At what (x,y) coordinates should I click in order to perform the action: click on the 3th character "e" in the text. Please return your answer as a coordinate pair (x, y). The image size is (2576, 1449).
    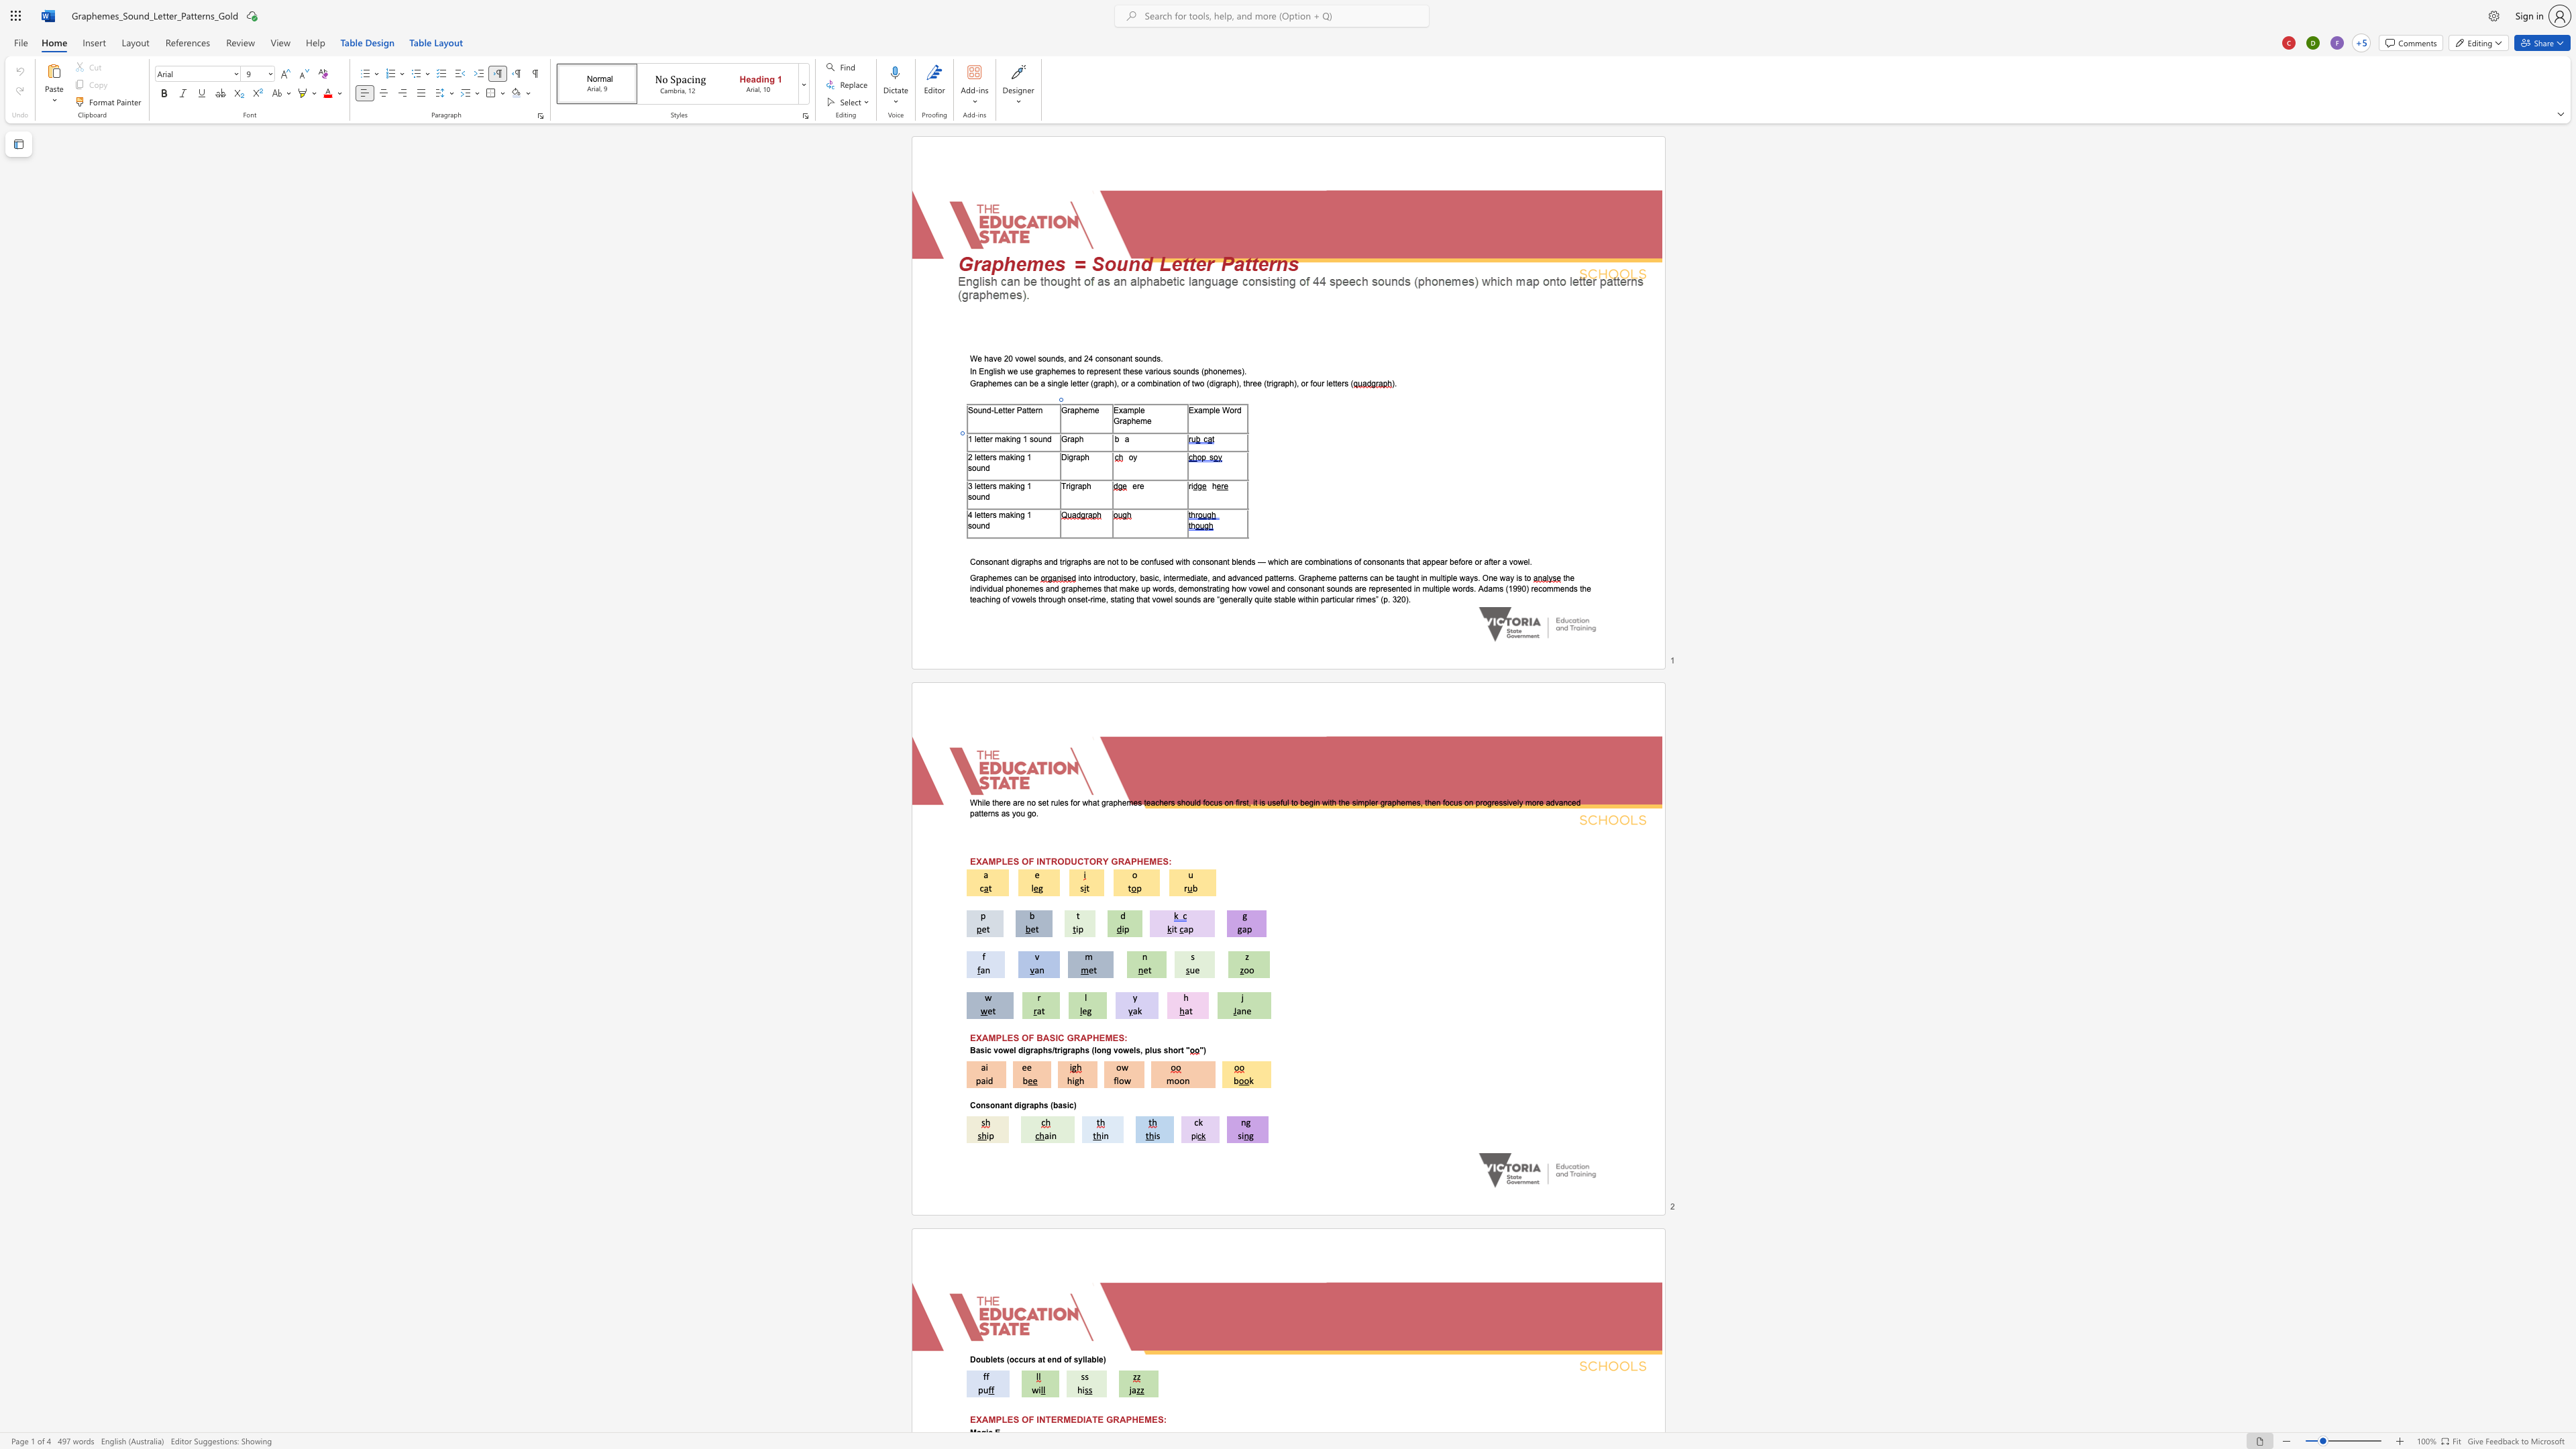
    Looking at the image, I should click on (1148, 419).